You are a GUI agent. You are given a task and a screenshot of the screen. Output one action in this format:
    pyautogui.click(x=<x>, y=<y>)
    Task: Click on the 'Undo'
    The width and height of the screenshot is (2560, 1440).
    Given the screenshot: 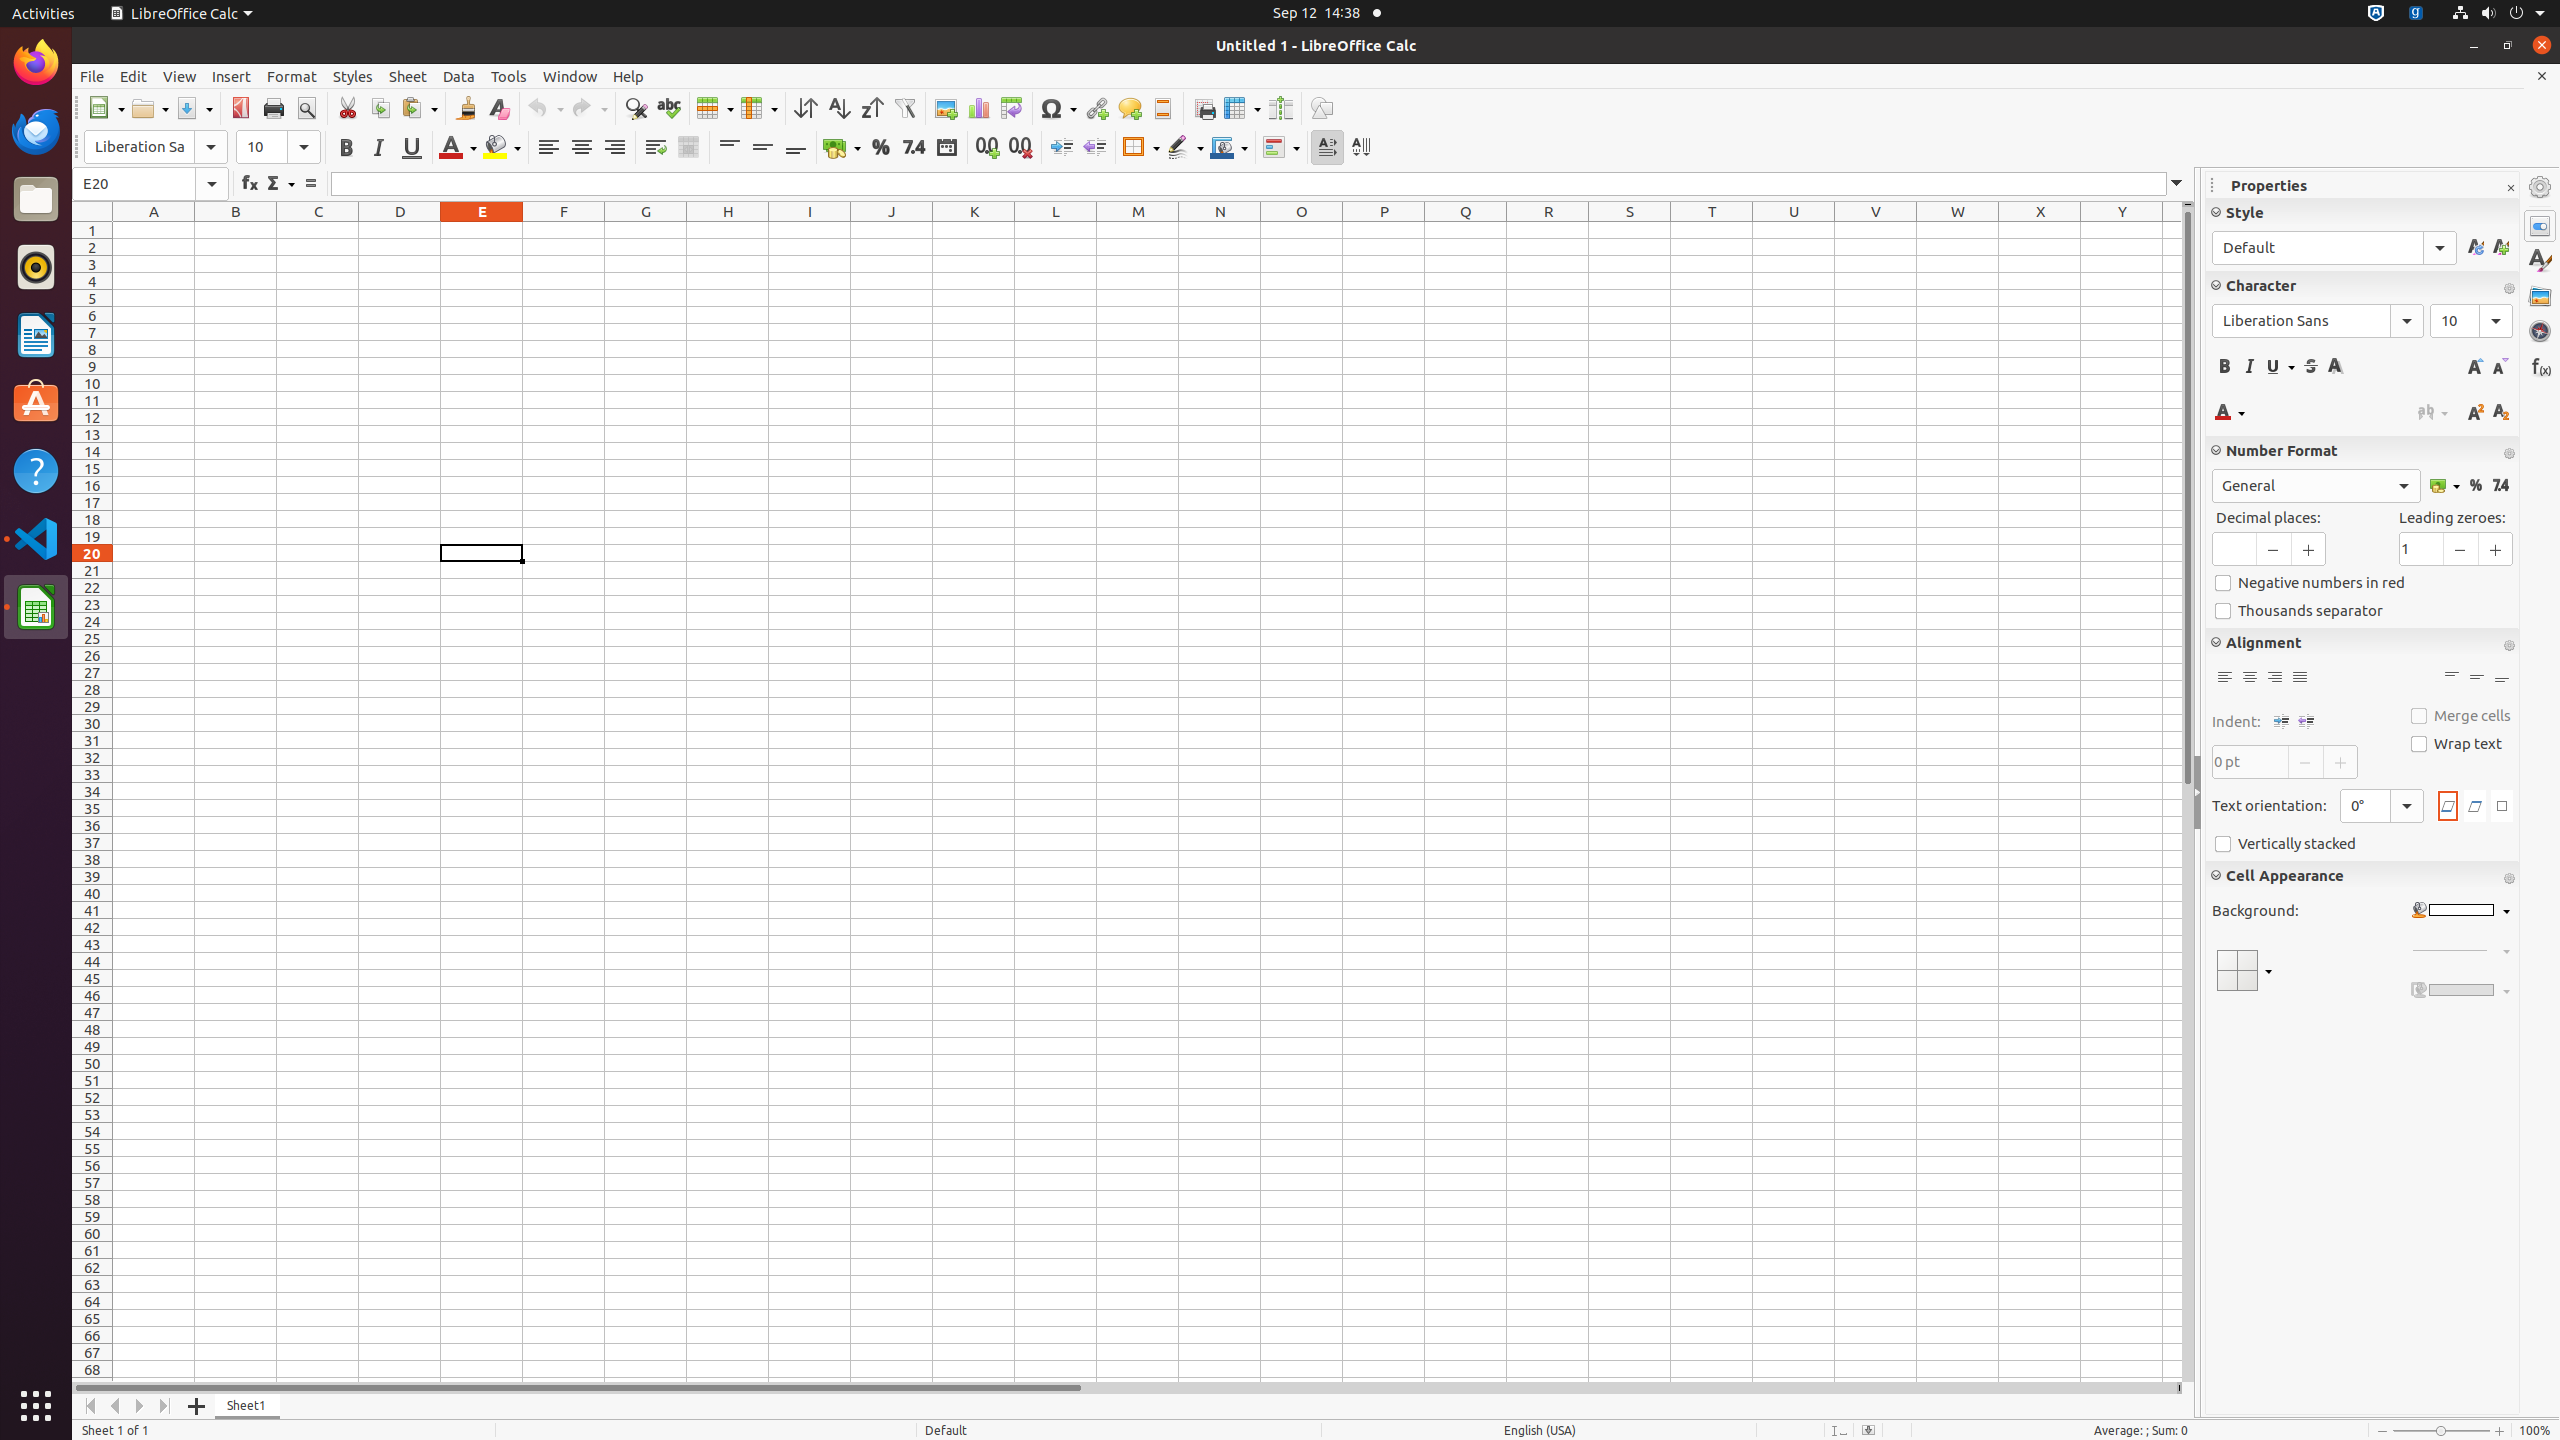 What is the action you would take?
    pyautogui.click(x=545, y=107)
    